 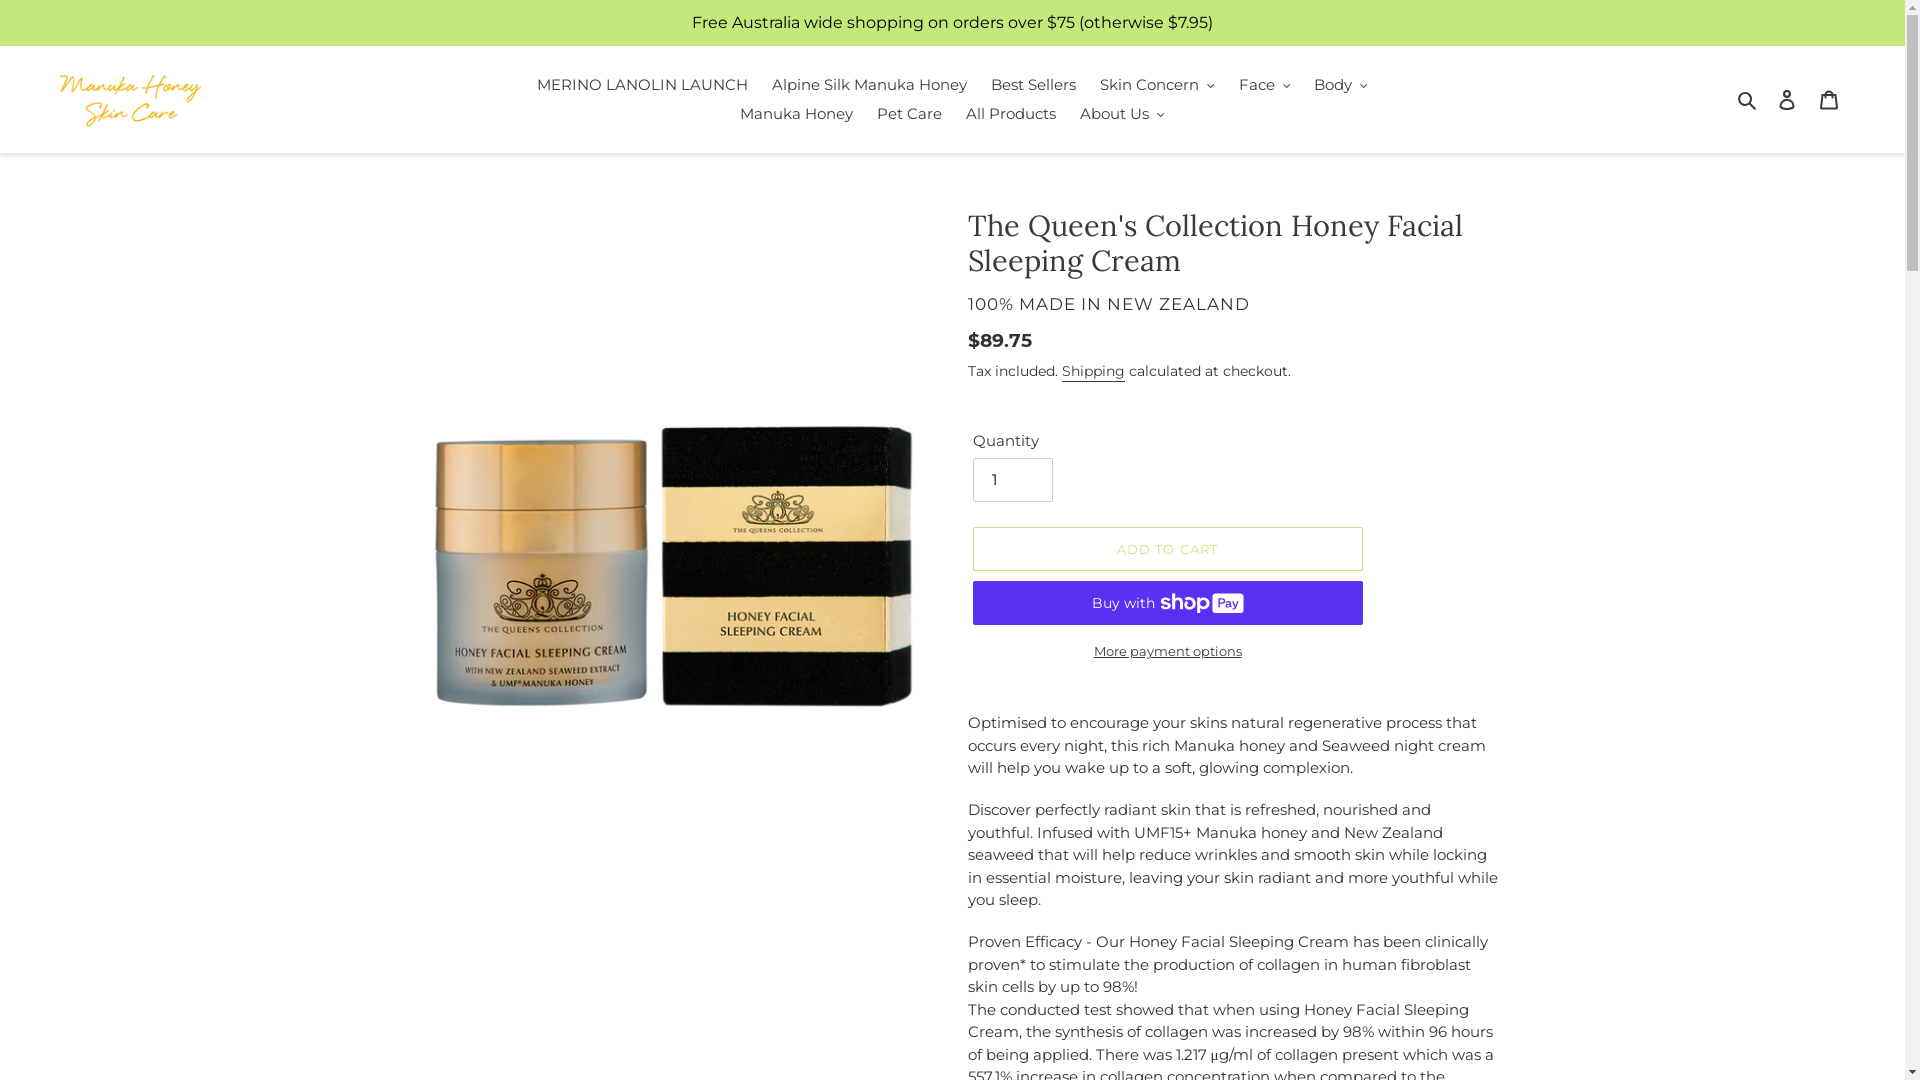 What do you see at coordinates (761, 84) in the screenshot?
I see `'Alpine Silk Manuka Honey'` at bounding box center [761, 84].